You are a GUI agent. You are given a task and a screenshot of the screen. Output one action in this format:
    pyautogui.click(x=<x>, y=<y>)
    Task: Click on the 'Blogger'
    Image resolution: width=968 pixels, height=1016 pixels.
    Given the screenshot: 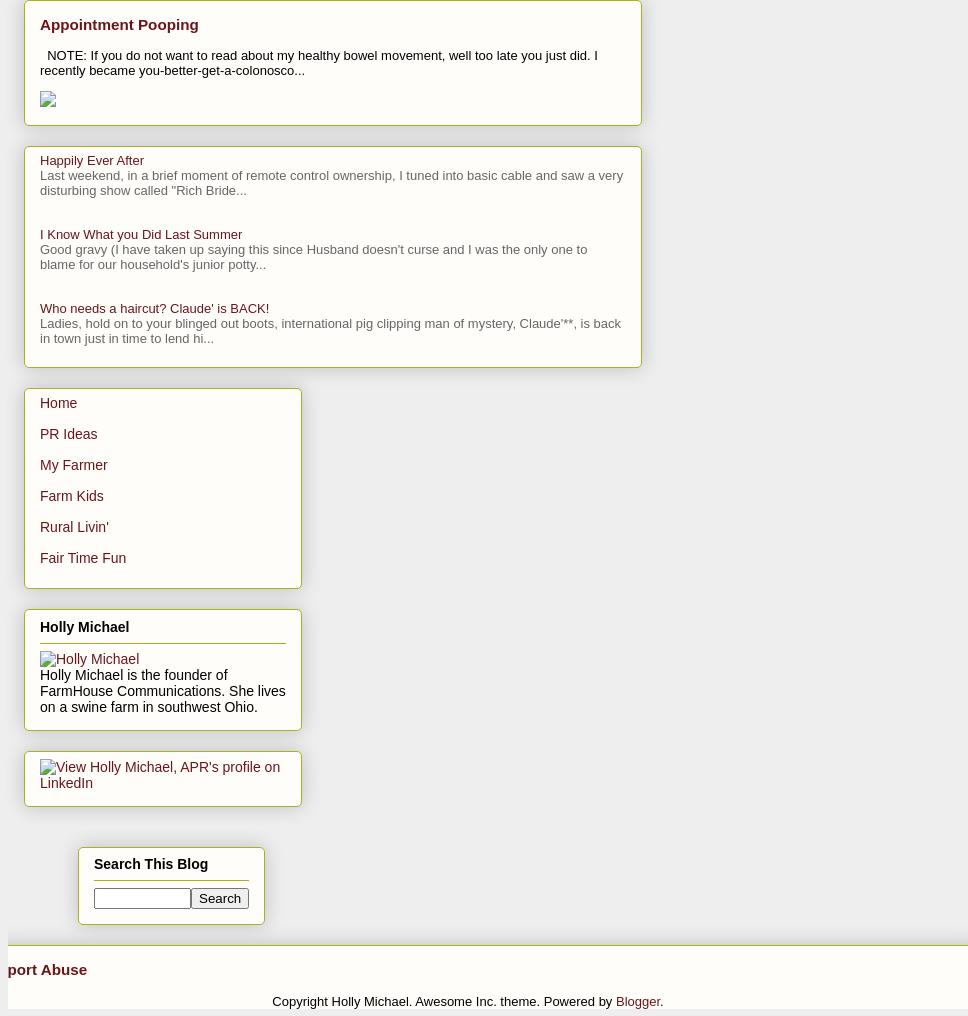 What is the action you would take?
    pyautogui.click(x=636, y=1000)
    